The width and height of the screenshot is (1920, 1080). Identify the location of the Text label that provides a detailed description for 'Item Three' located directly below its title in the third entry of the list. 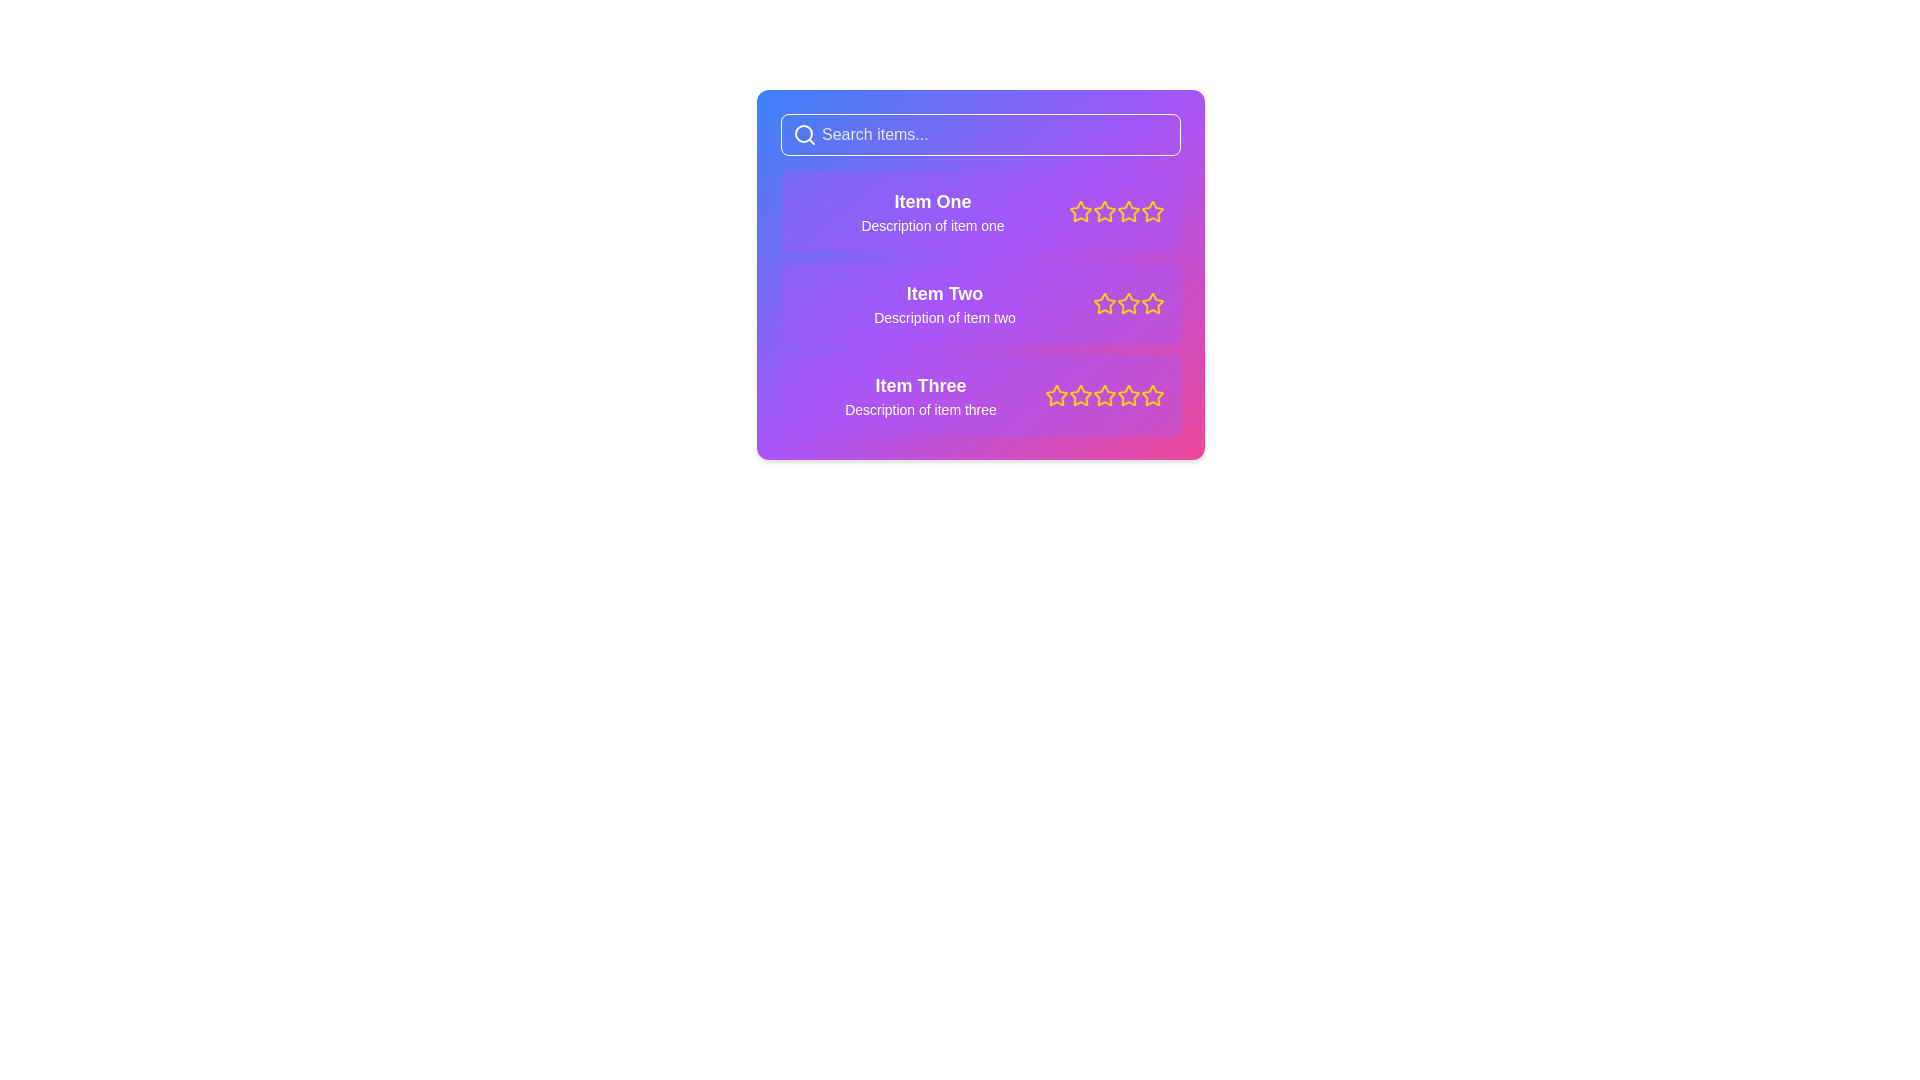
(920, 408).